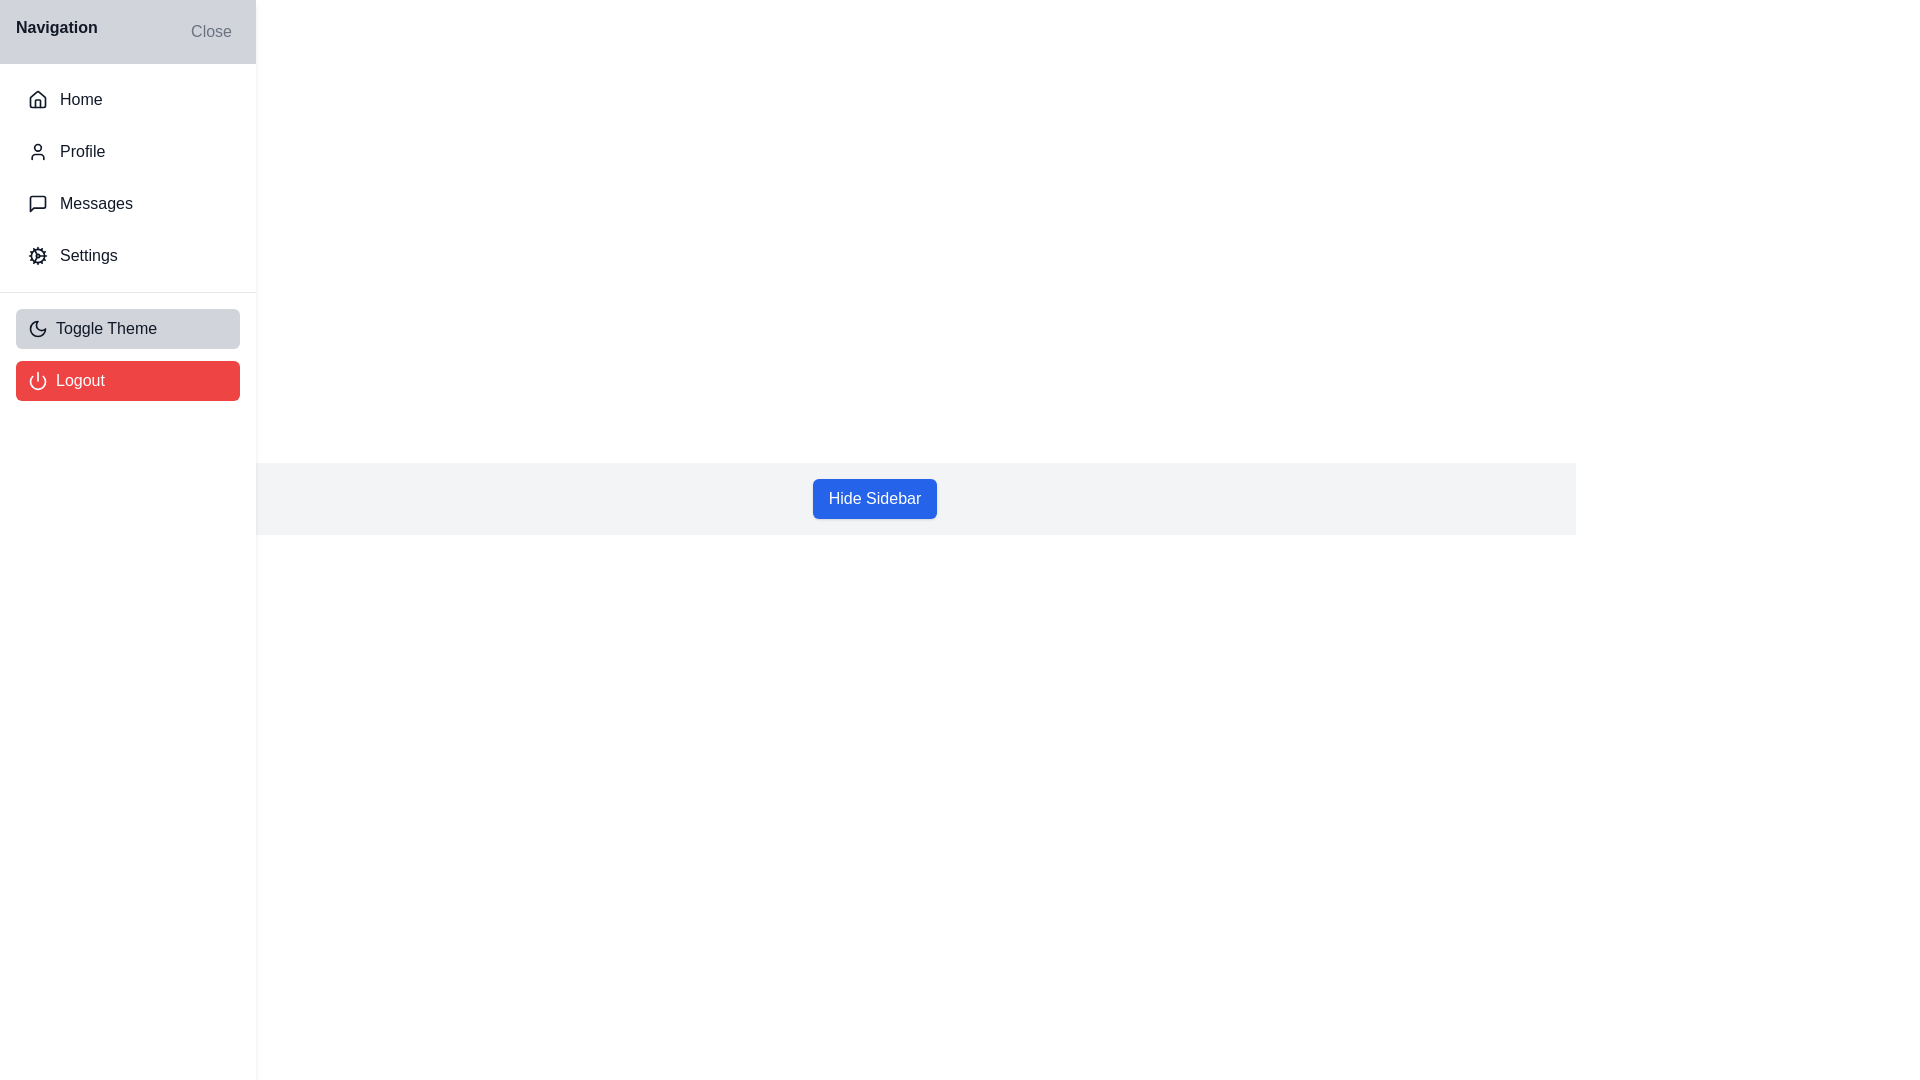  Describe the element at coordinates (38, 150) in the screenshot. I see `the user profile SVG icon located in the 'Profile' menu item on the left side of the navigation menu, positioned near the top and to the left of the 'Profile' text label` at that location.